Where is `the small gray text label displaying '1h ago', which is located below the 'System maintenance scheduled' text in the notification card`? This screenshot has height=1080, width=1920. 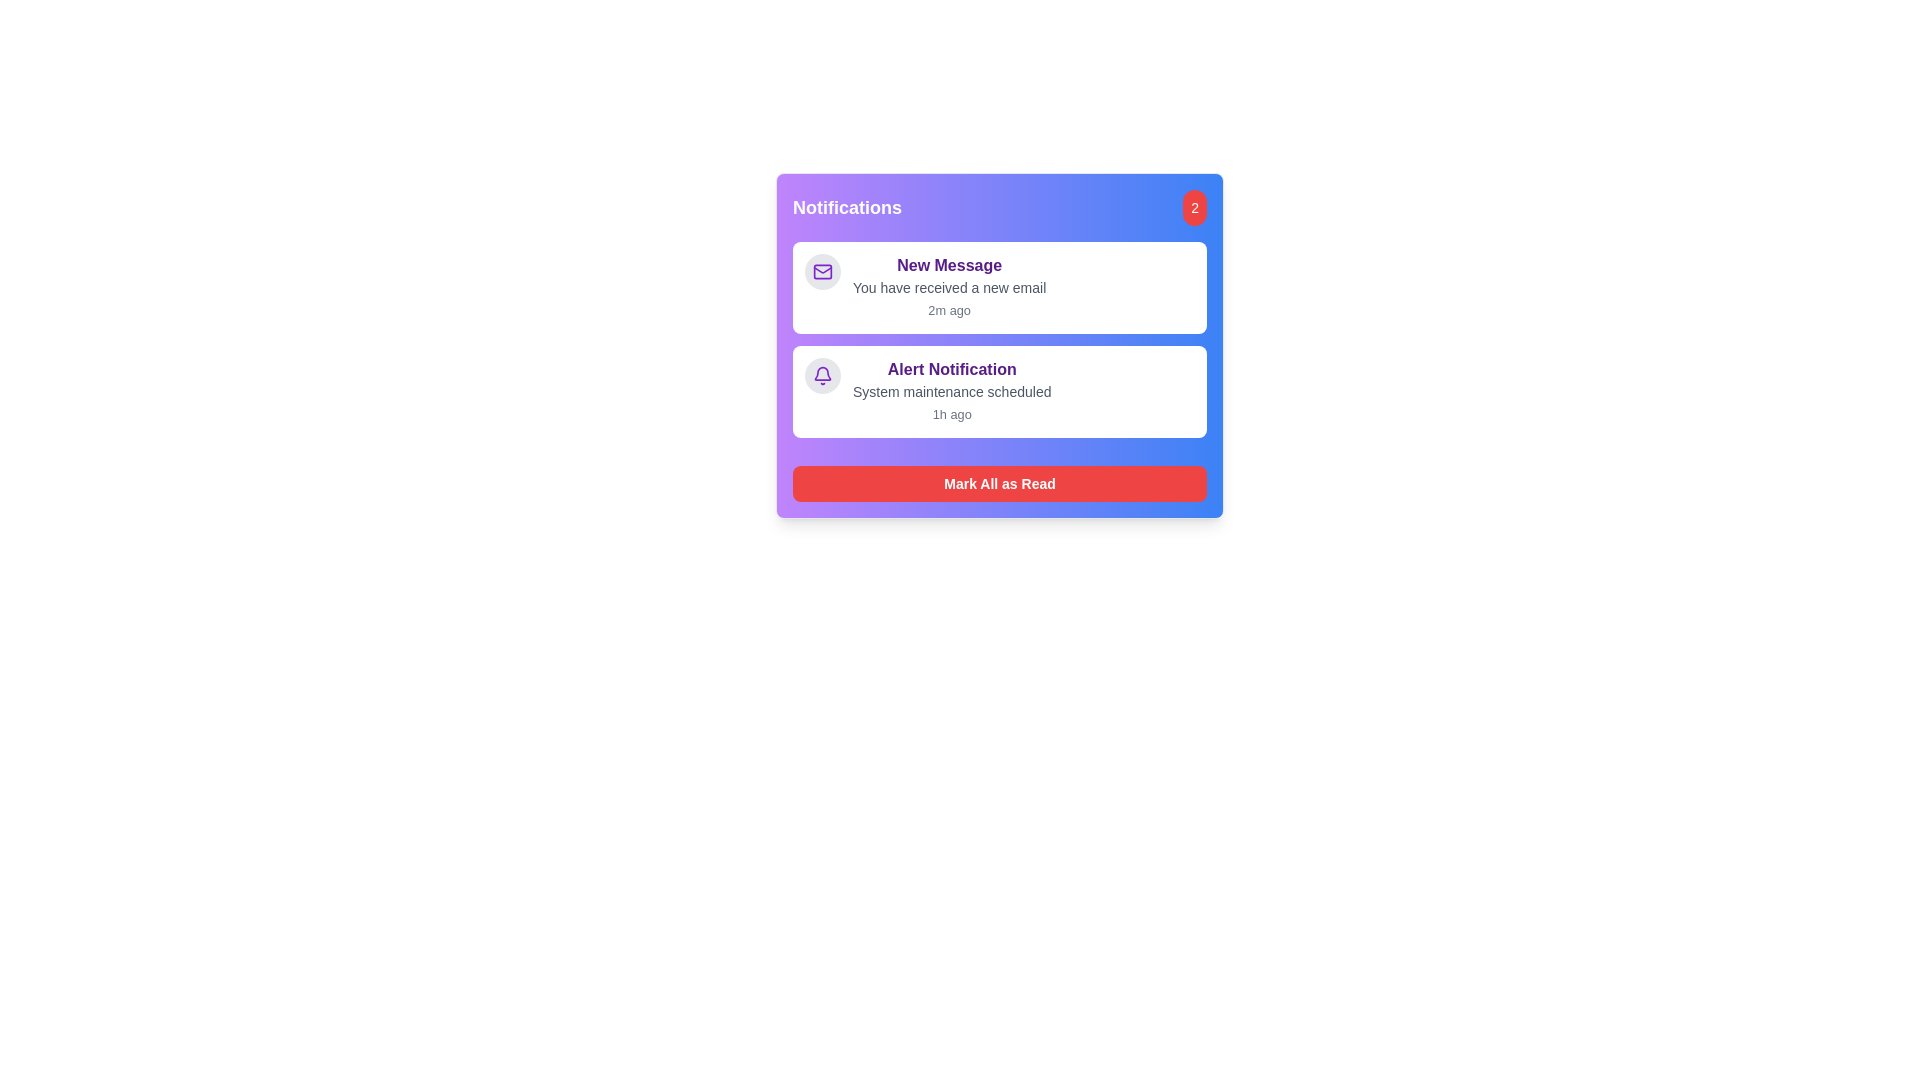 the small gray text label displaying '1h ago', which is located below the 'System maintenance scheduled' text in the notification card is located at coordinates (951, 413).